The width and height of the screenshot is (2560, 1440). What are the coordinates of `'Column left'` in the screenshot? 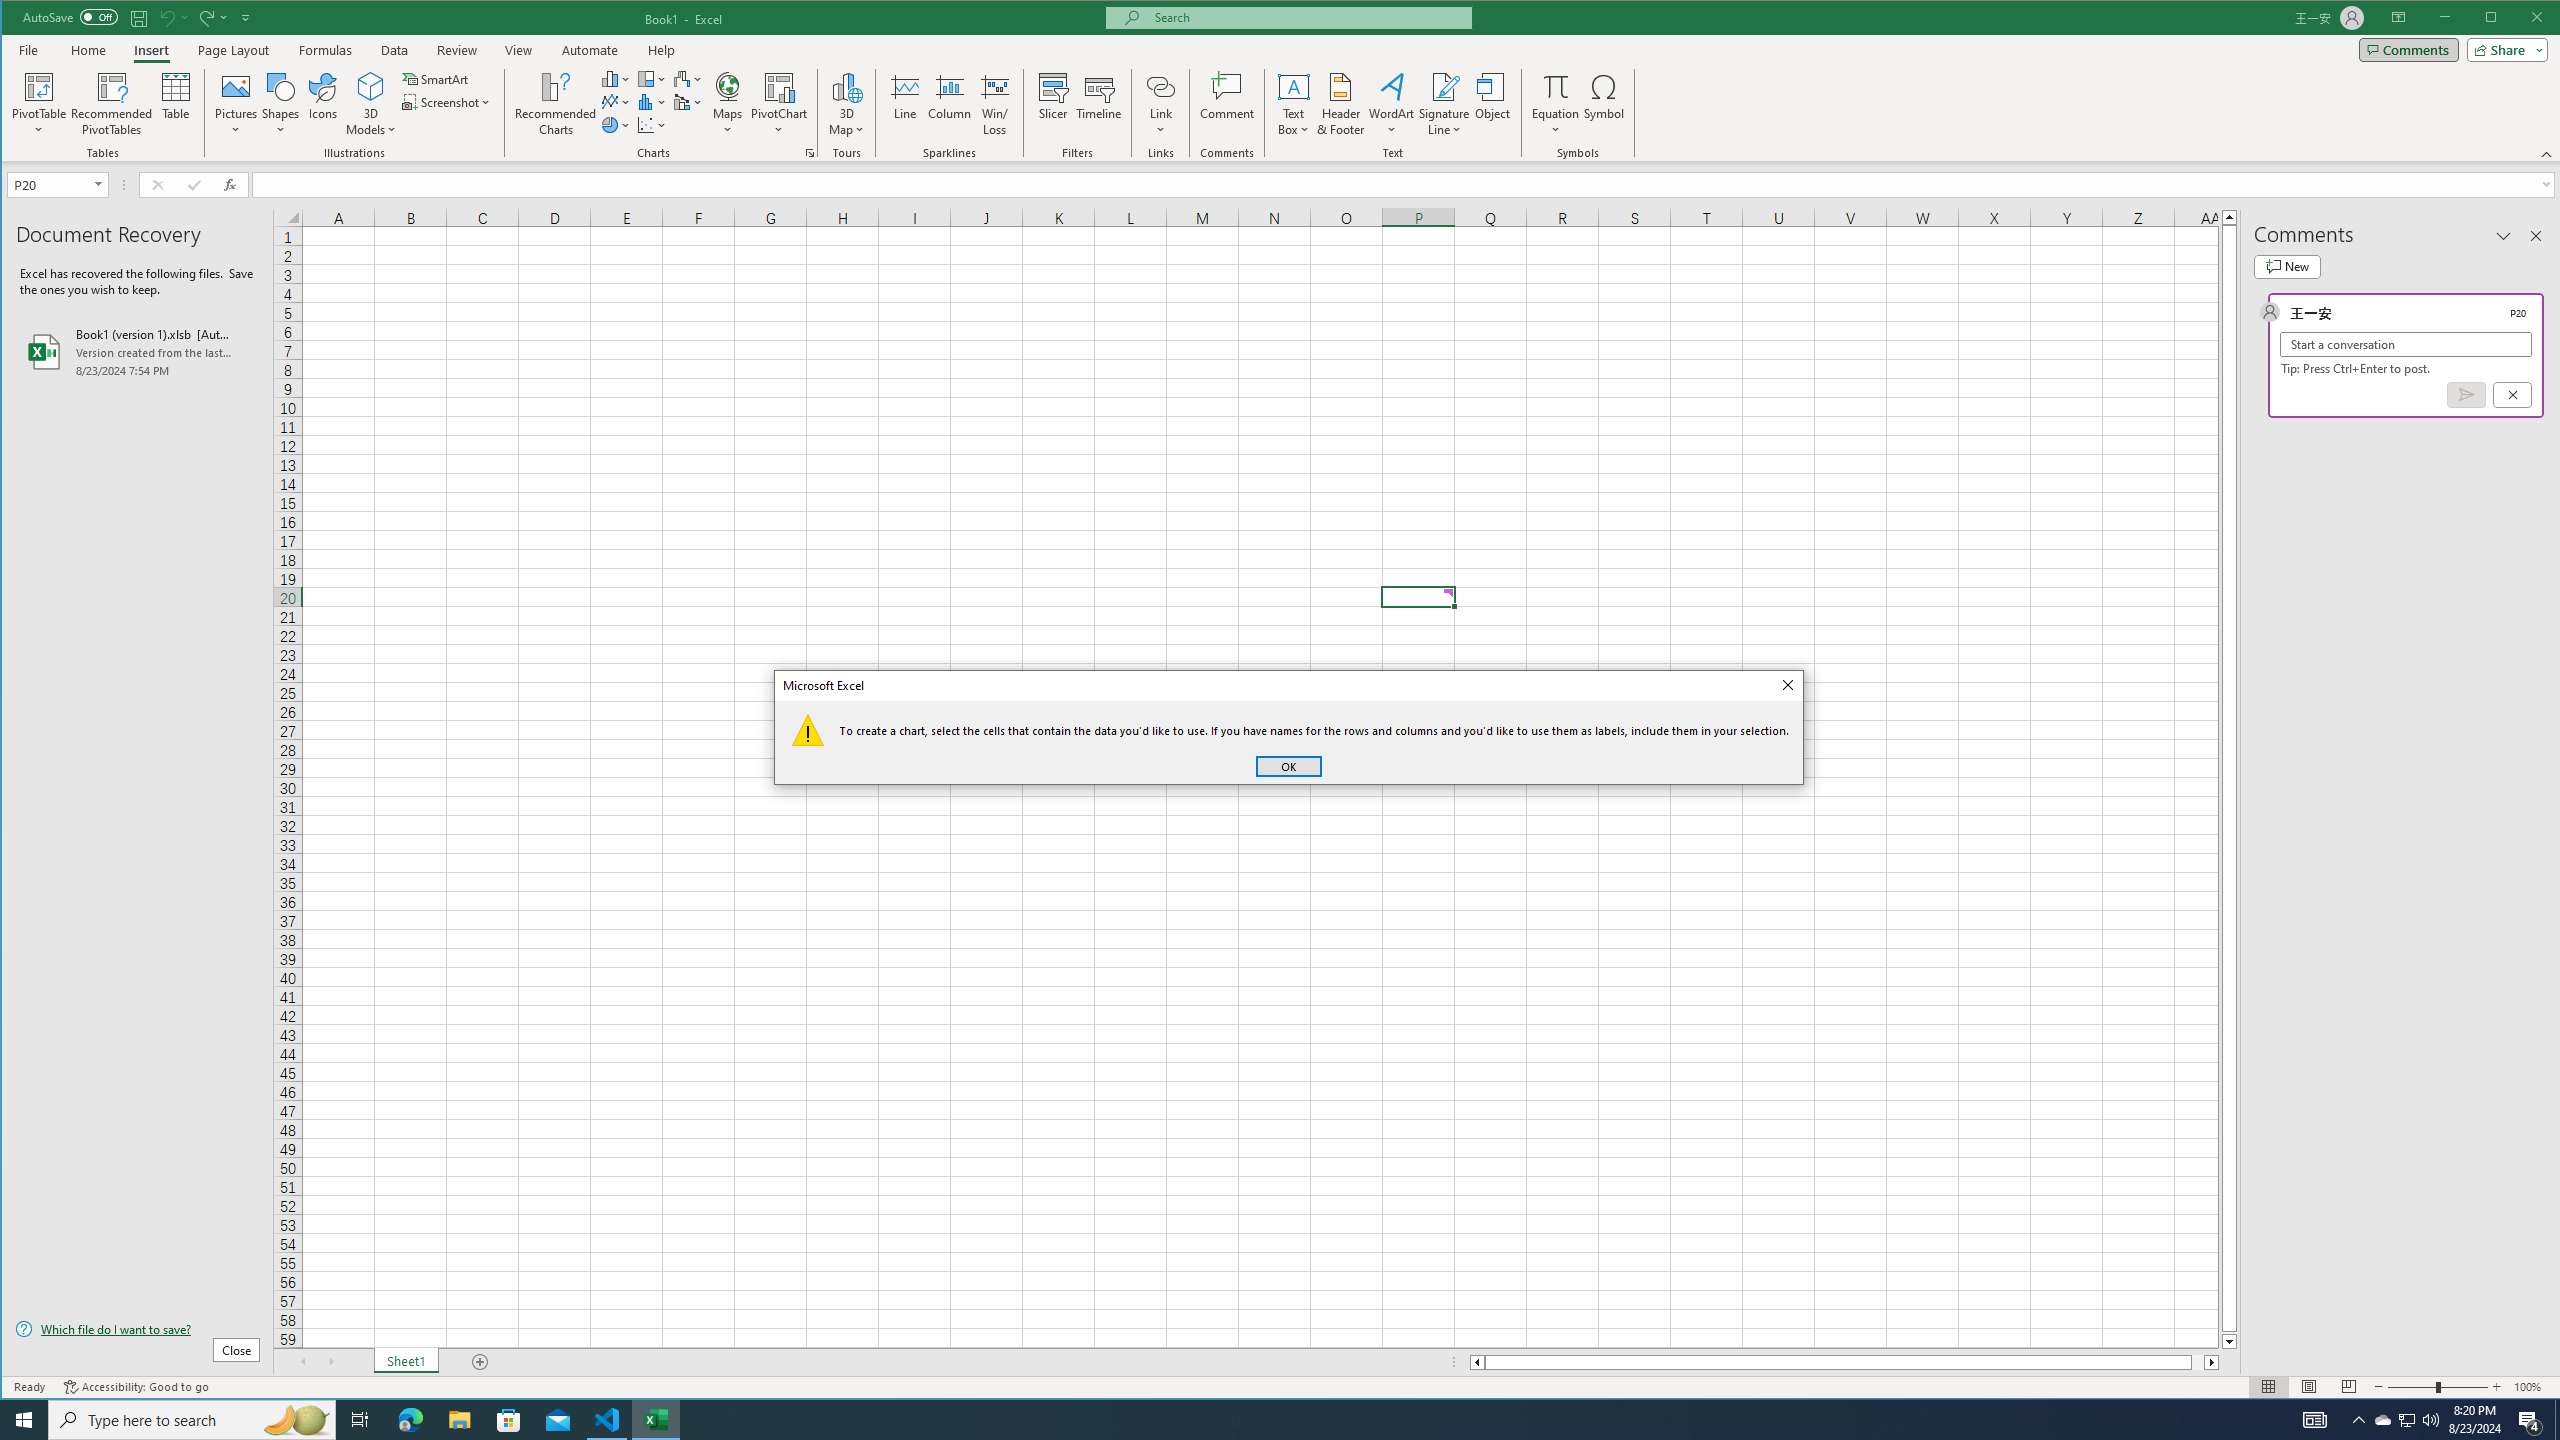 It's located at (1475, 1362).